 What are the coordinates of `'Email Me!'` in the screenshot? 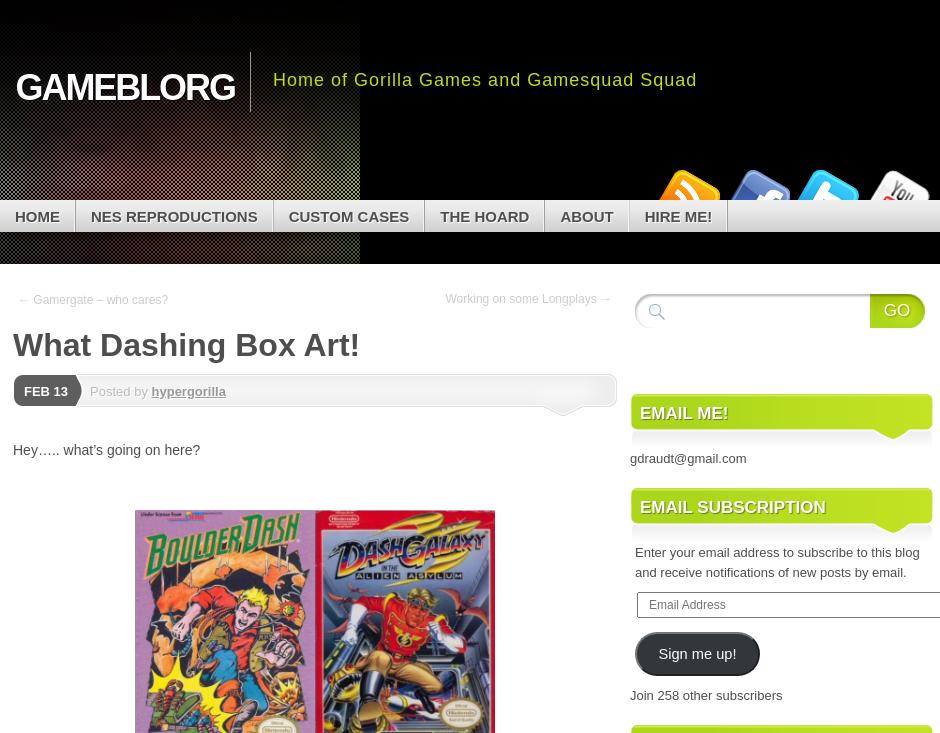 It's located at (683, 412).